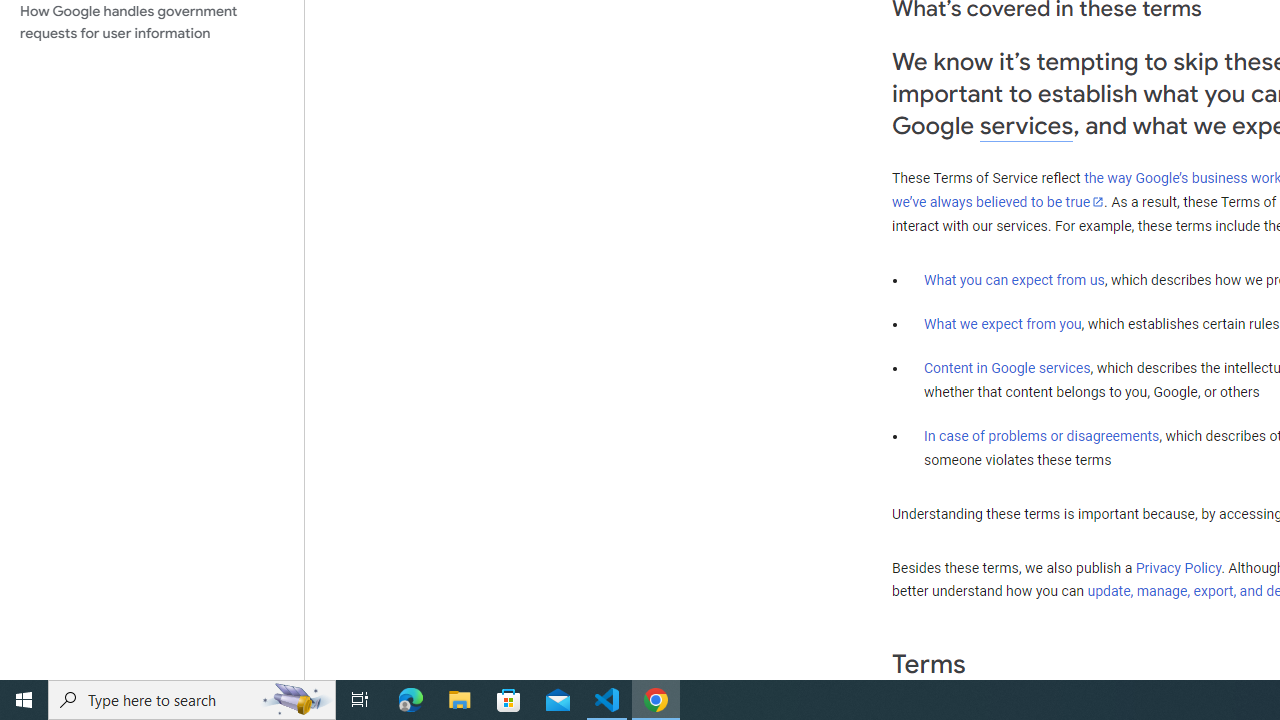  Describe the element at coordinates (1014, 279) in the screenshot. I see `'What you can expect from us'` at that location.